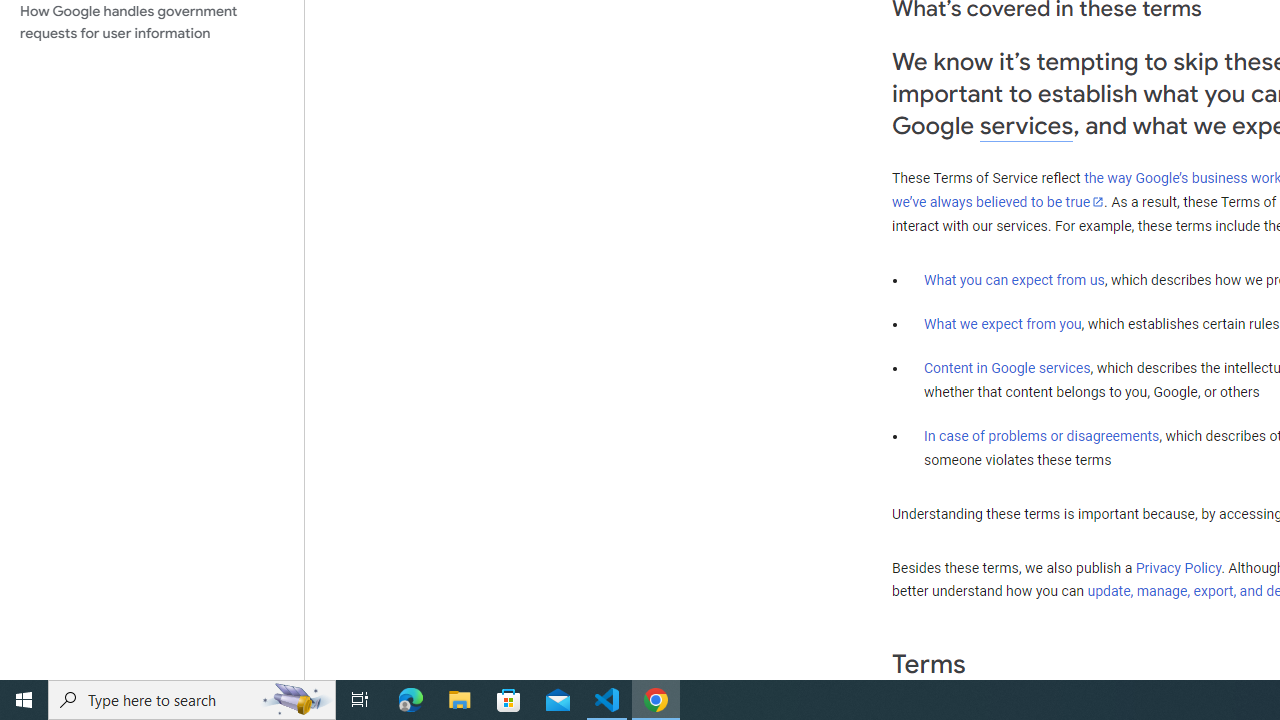  Describe the element at coordinates (1014, 279) in the screenshot. I see `'What you can expect from us'` at that location.